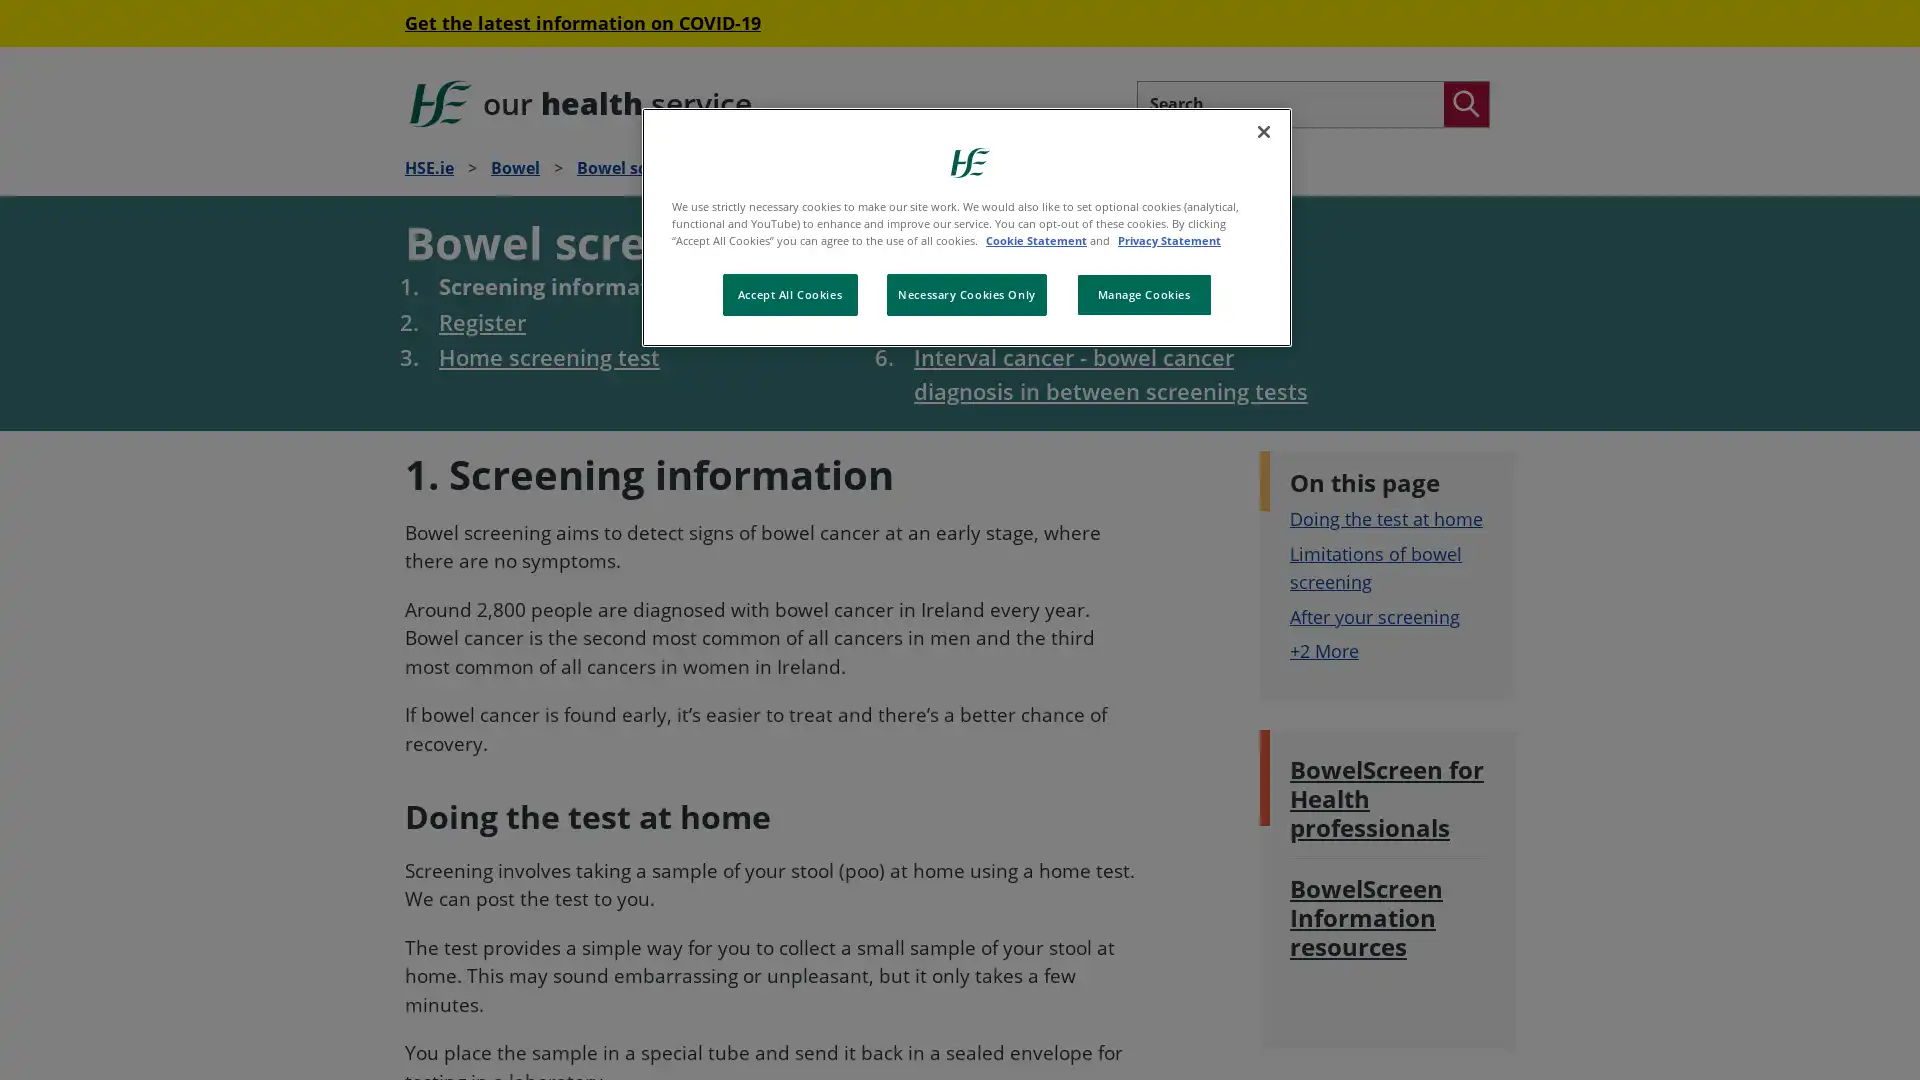  I want to click on Accept All Cookies, so click(788, 294).